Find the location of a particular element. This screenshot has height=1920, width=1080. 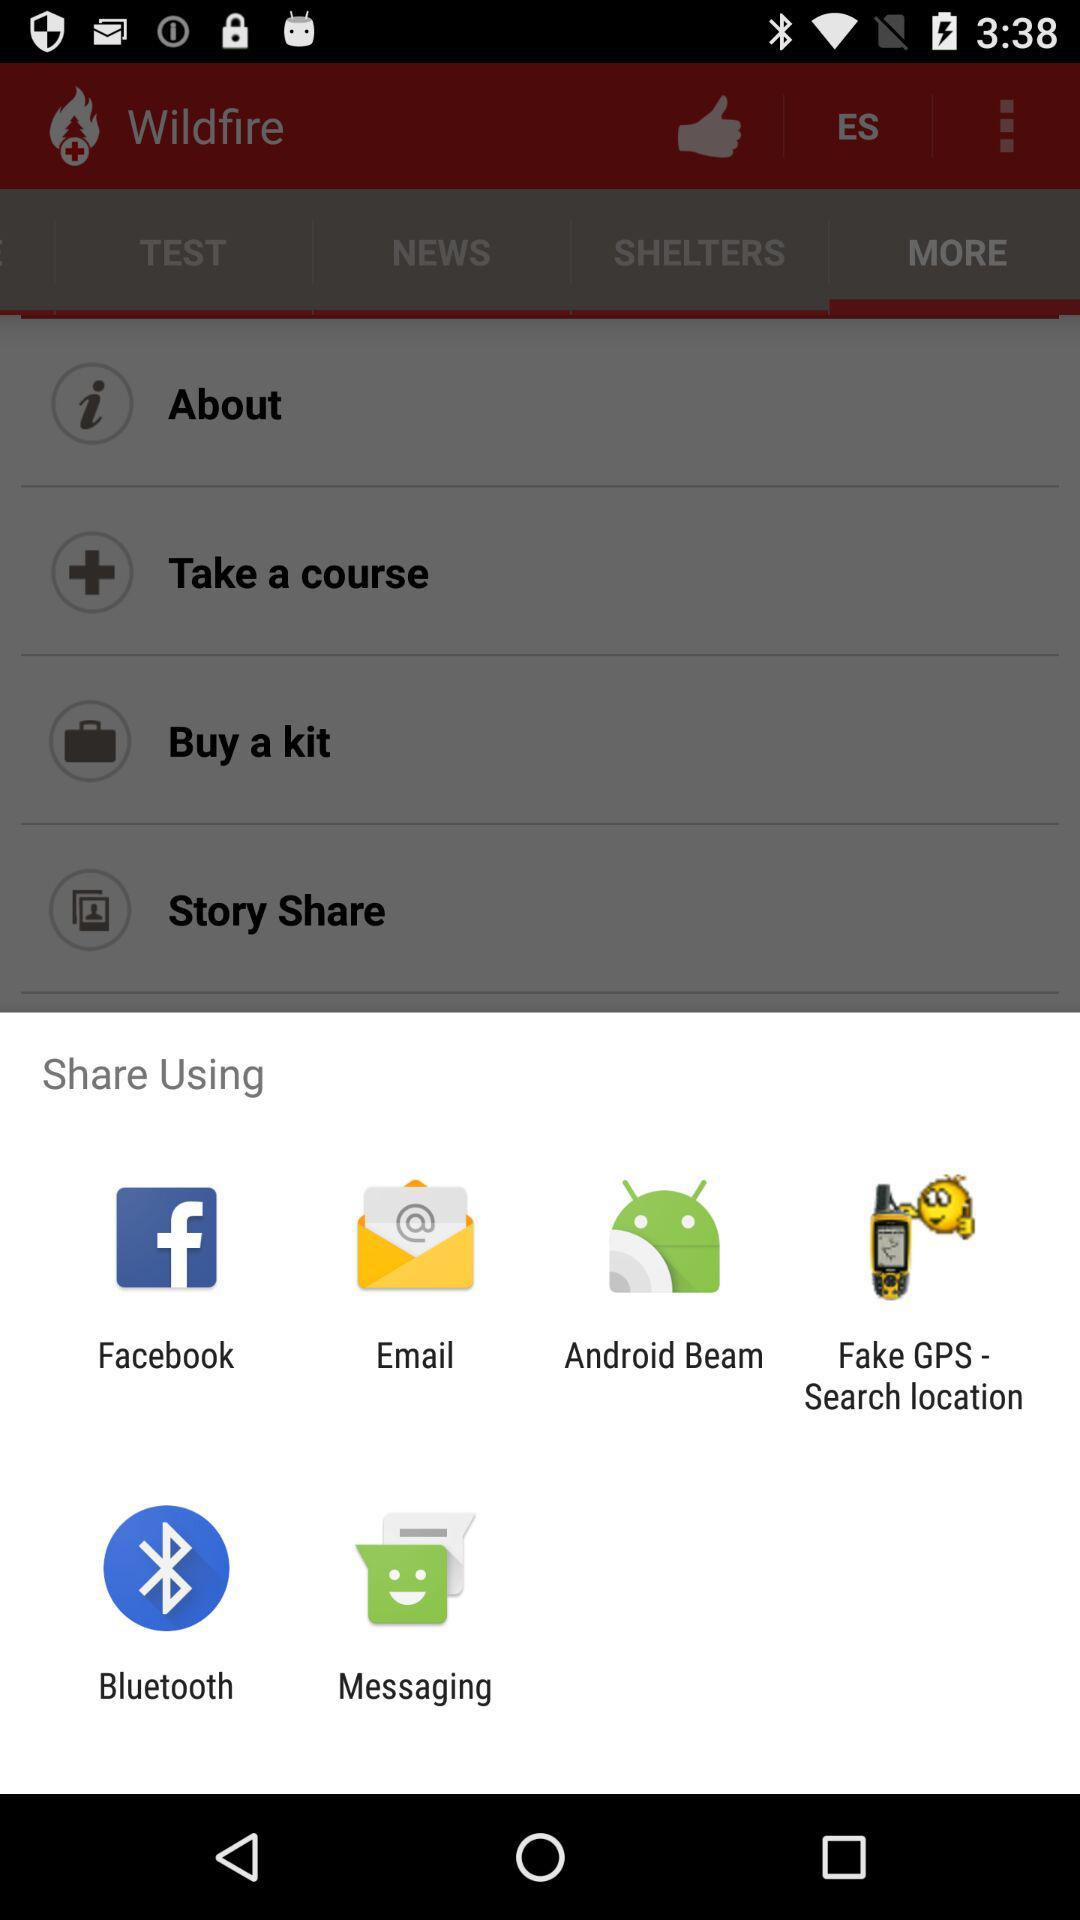

the email app is located at coordinates (414, 1374).